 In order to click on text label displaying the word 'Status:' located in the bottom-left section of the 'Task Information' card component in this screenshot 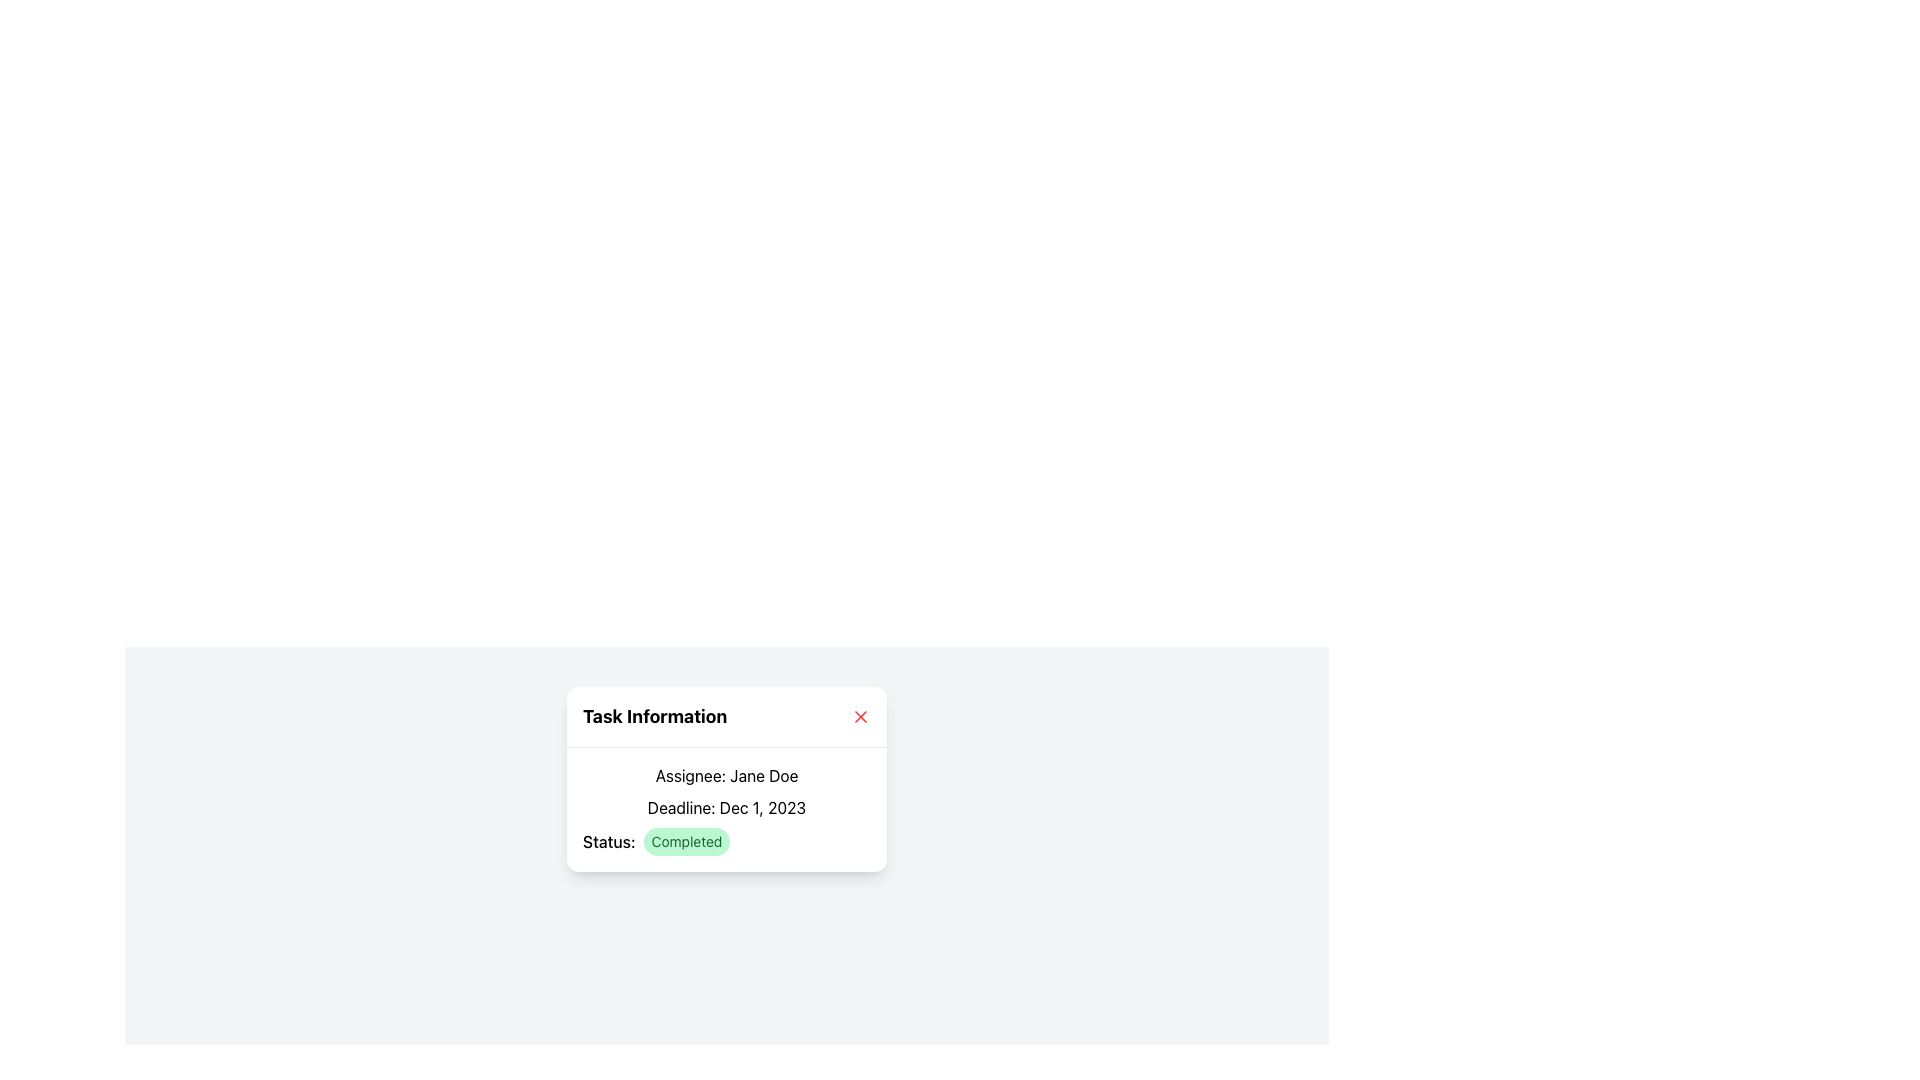, I will do `click(608, 841)`.